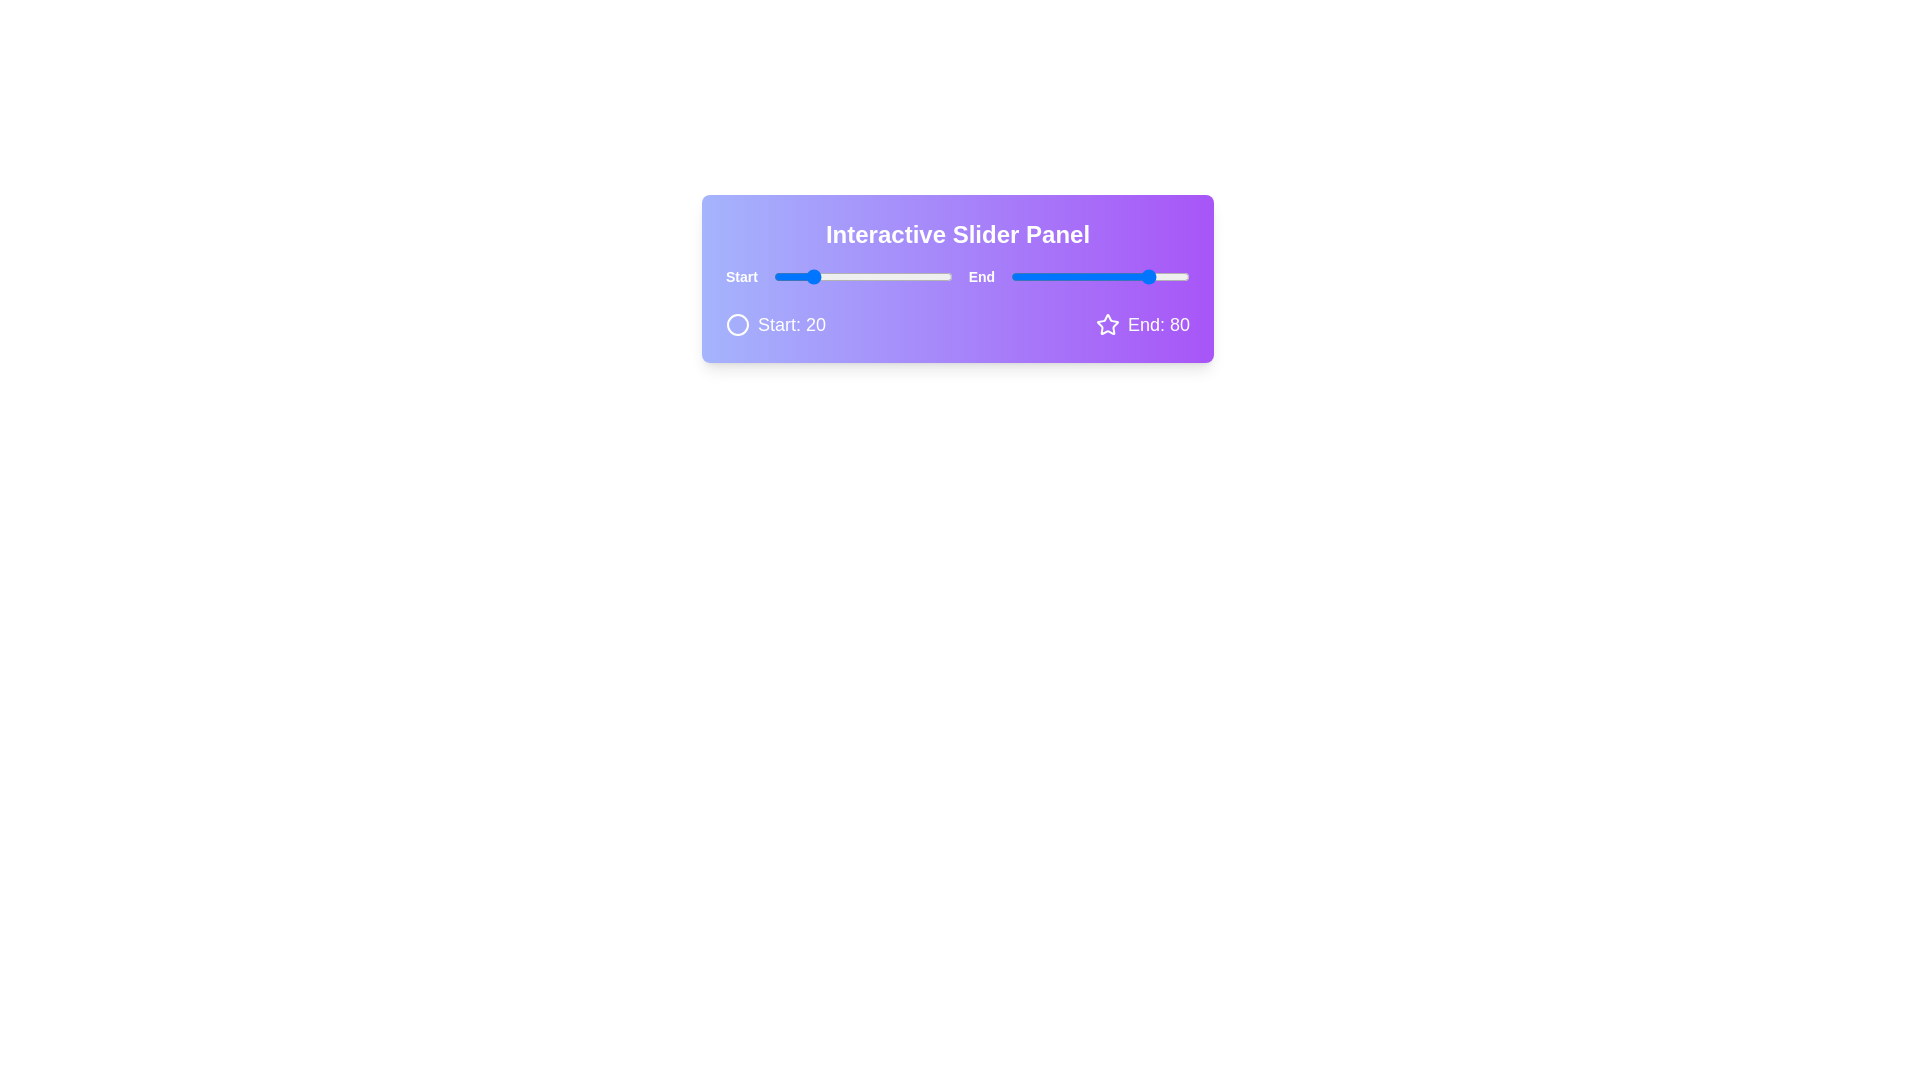 The width and height of the screenshot is (1920, 1080). Describe the element at coordinates (832, 277) in the screenshot. I see `the start slider` at that location.